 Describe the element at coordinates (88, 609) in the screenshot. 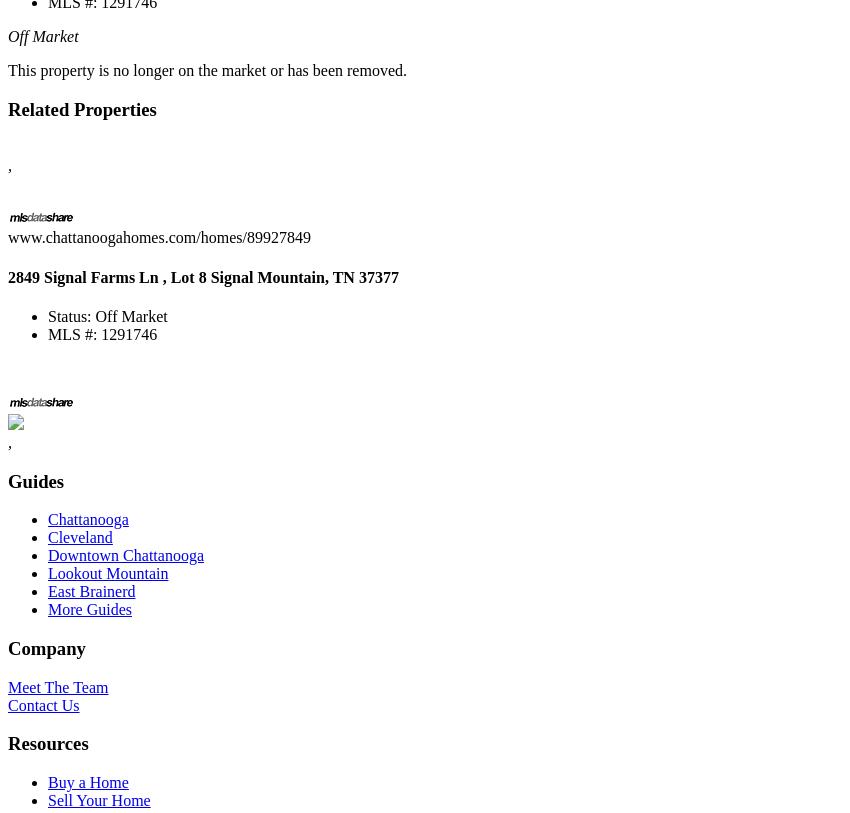

I see `'More Guides'` at that location.